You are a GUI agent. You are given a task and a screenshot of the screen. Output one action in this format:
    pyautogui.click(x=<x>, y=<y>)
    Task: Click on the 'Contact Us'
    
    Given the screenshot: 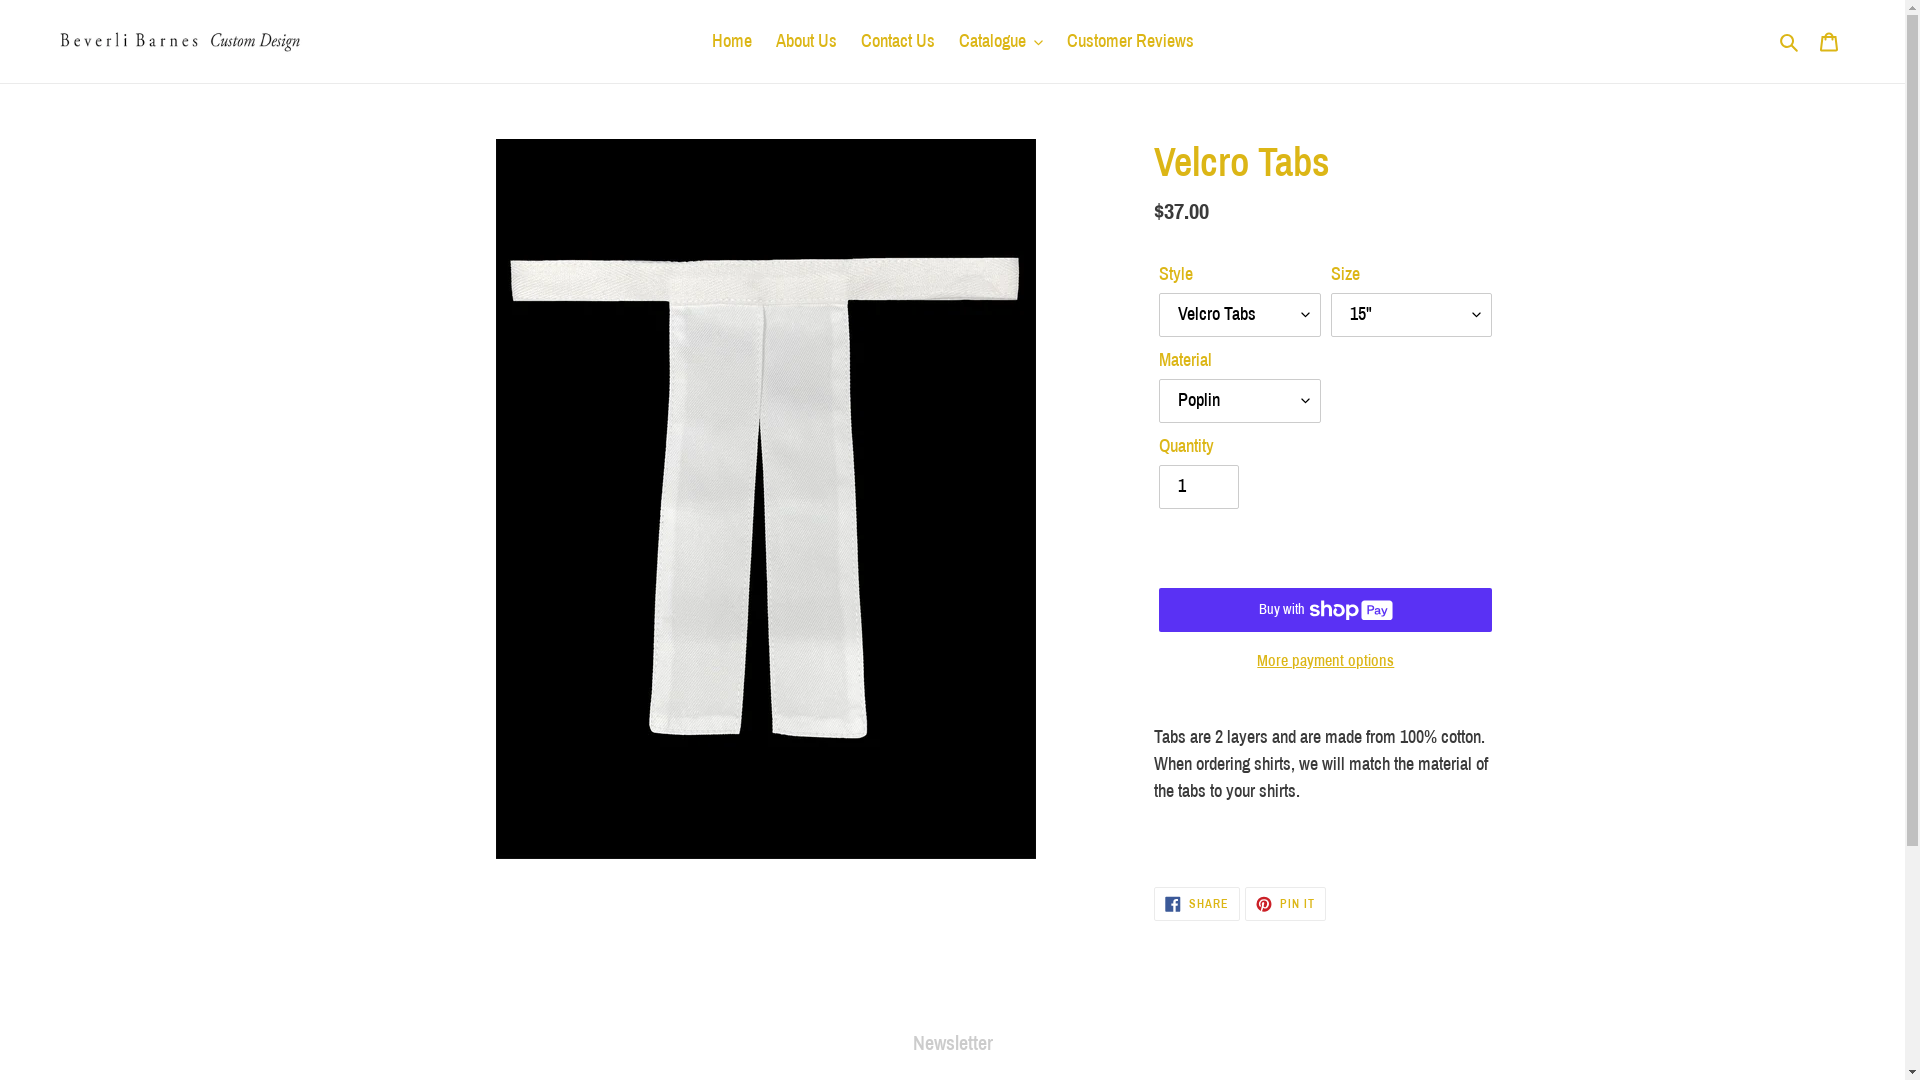 What is the action you would take?
    pyautogui.click(x=896, y=41)
    